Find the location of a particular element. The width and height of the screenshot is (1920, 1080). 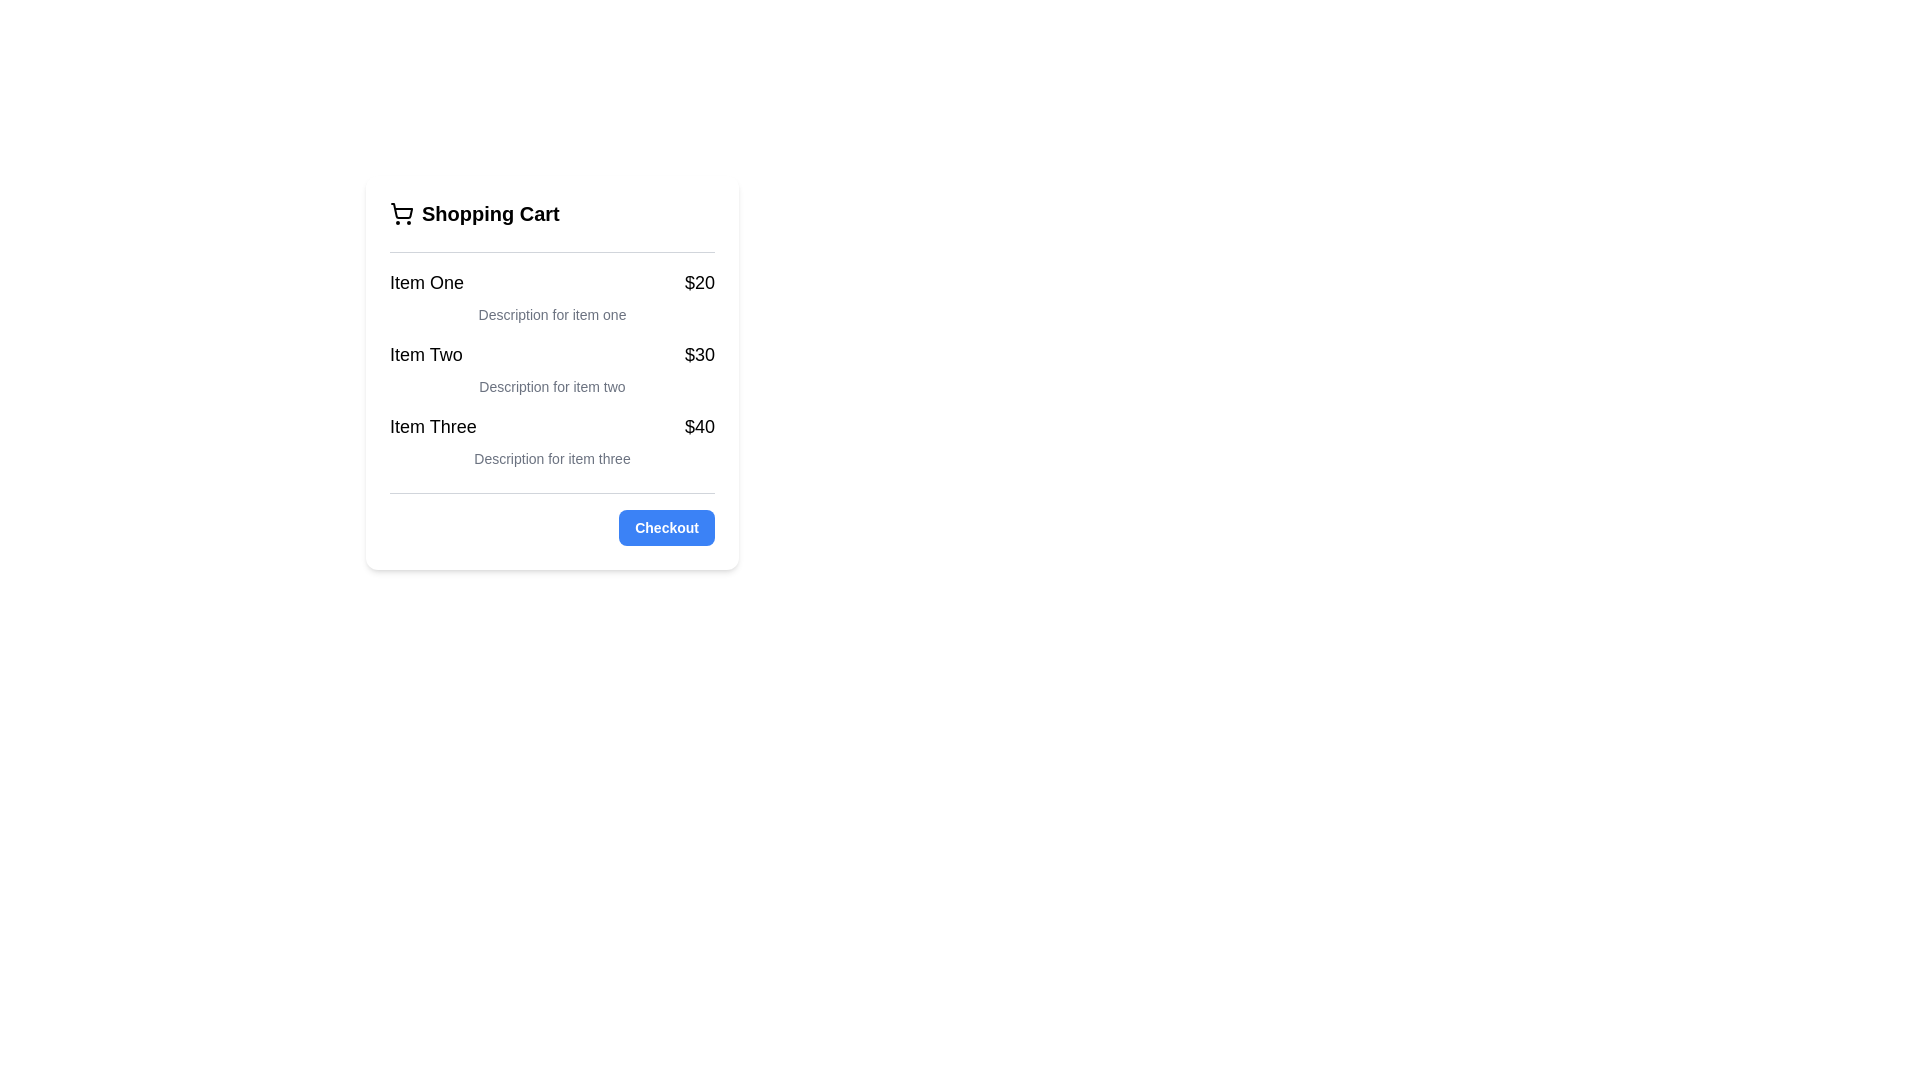

the list item component displaying 'Item Two' in the shopping cart, which includes the title, price, and description is located at coordinates (552, 369).